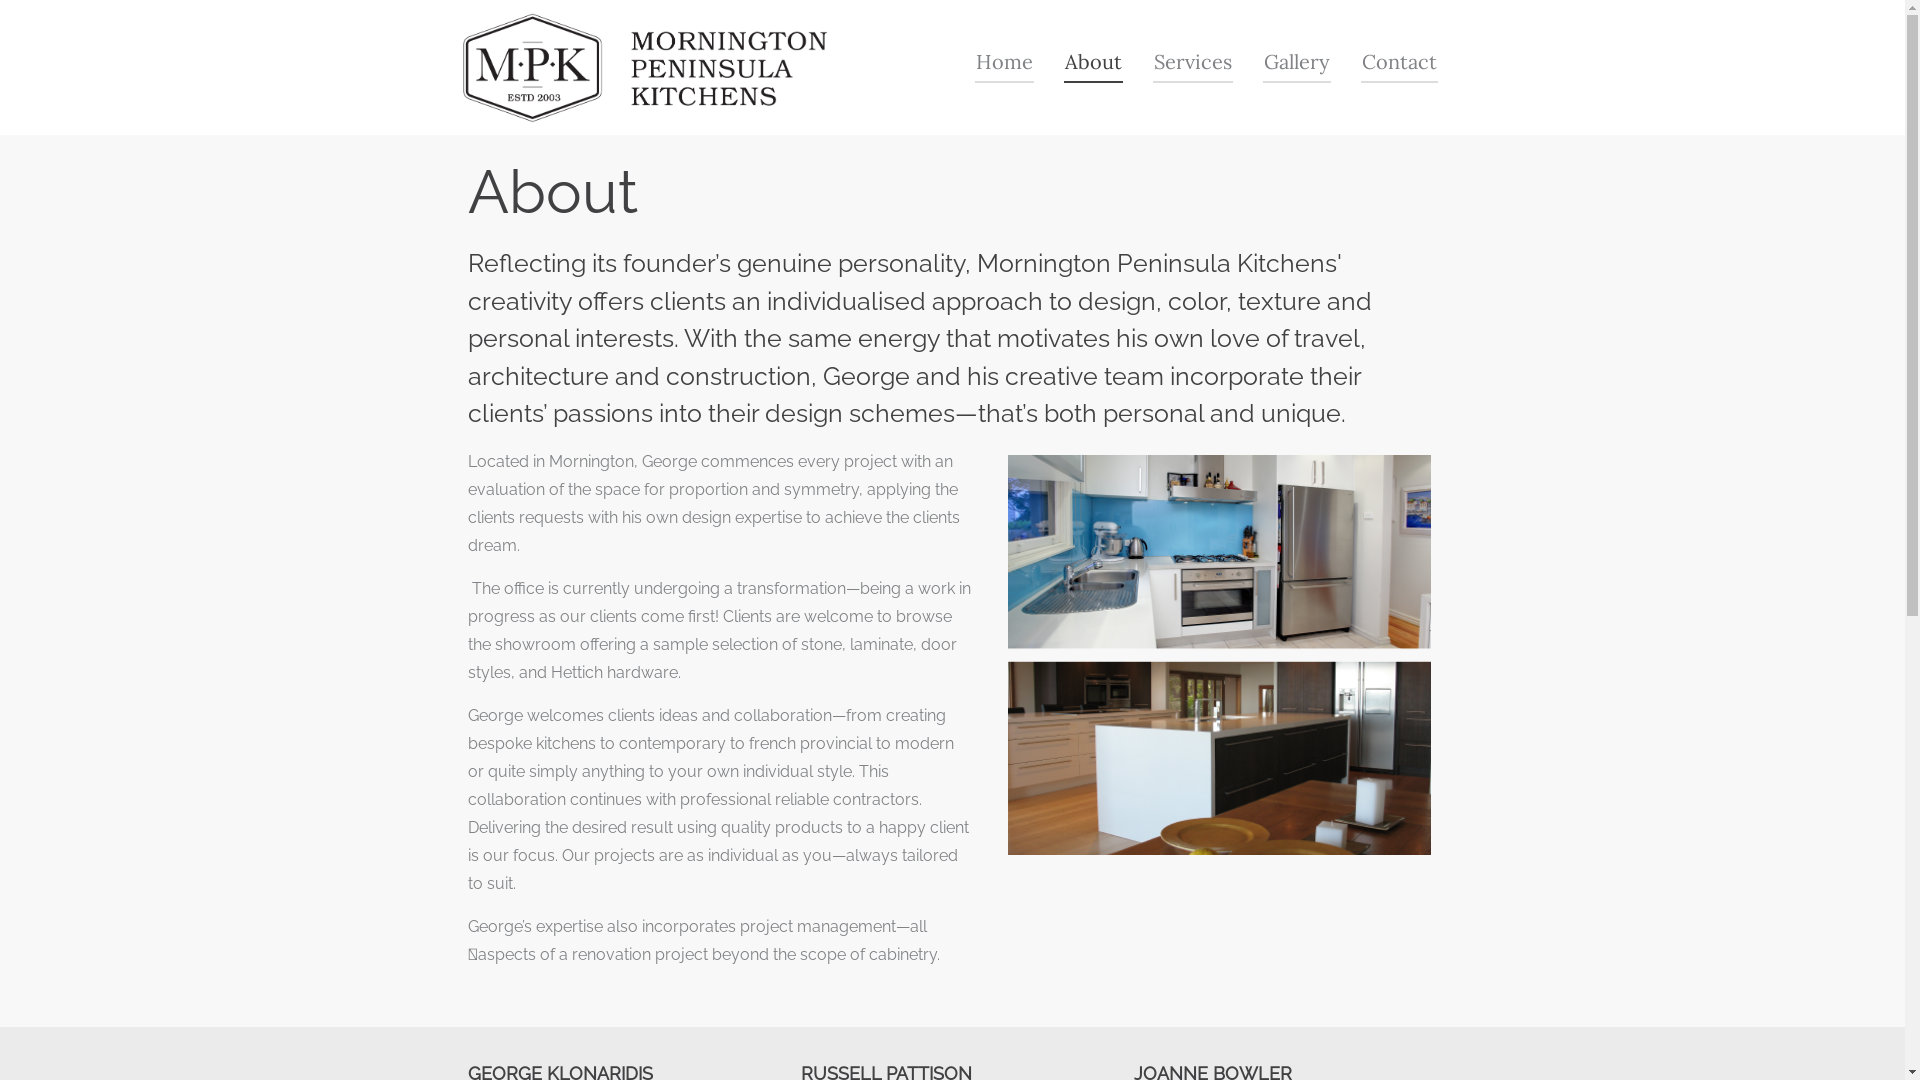 The image size is (1920, 1080). I want to click on 'Home', so click(1003, 61).